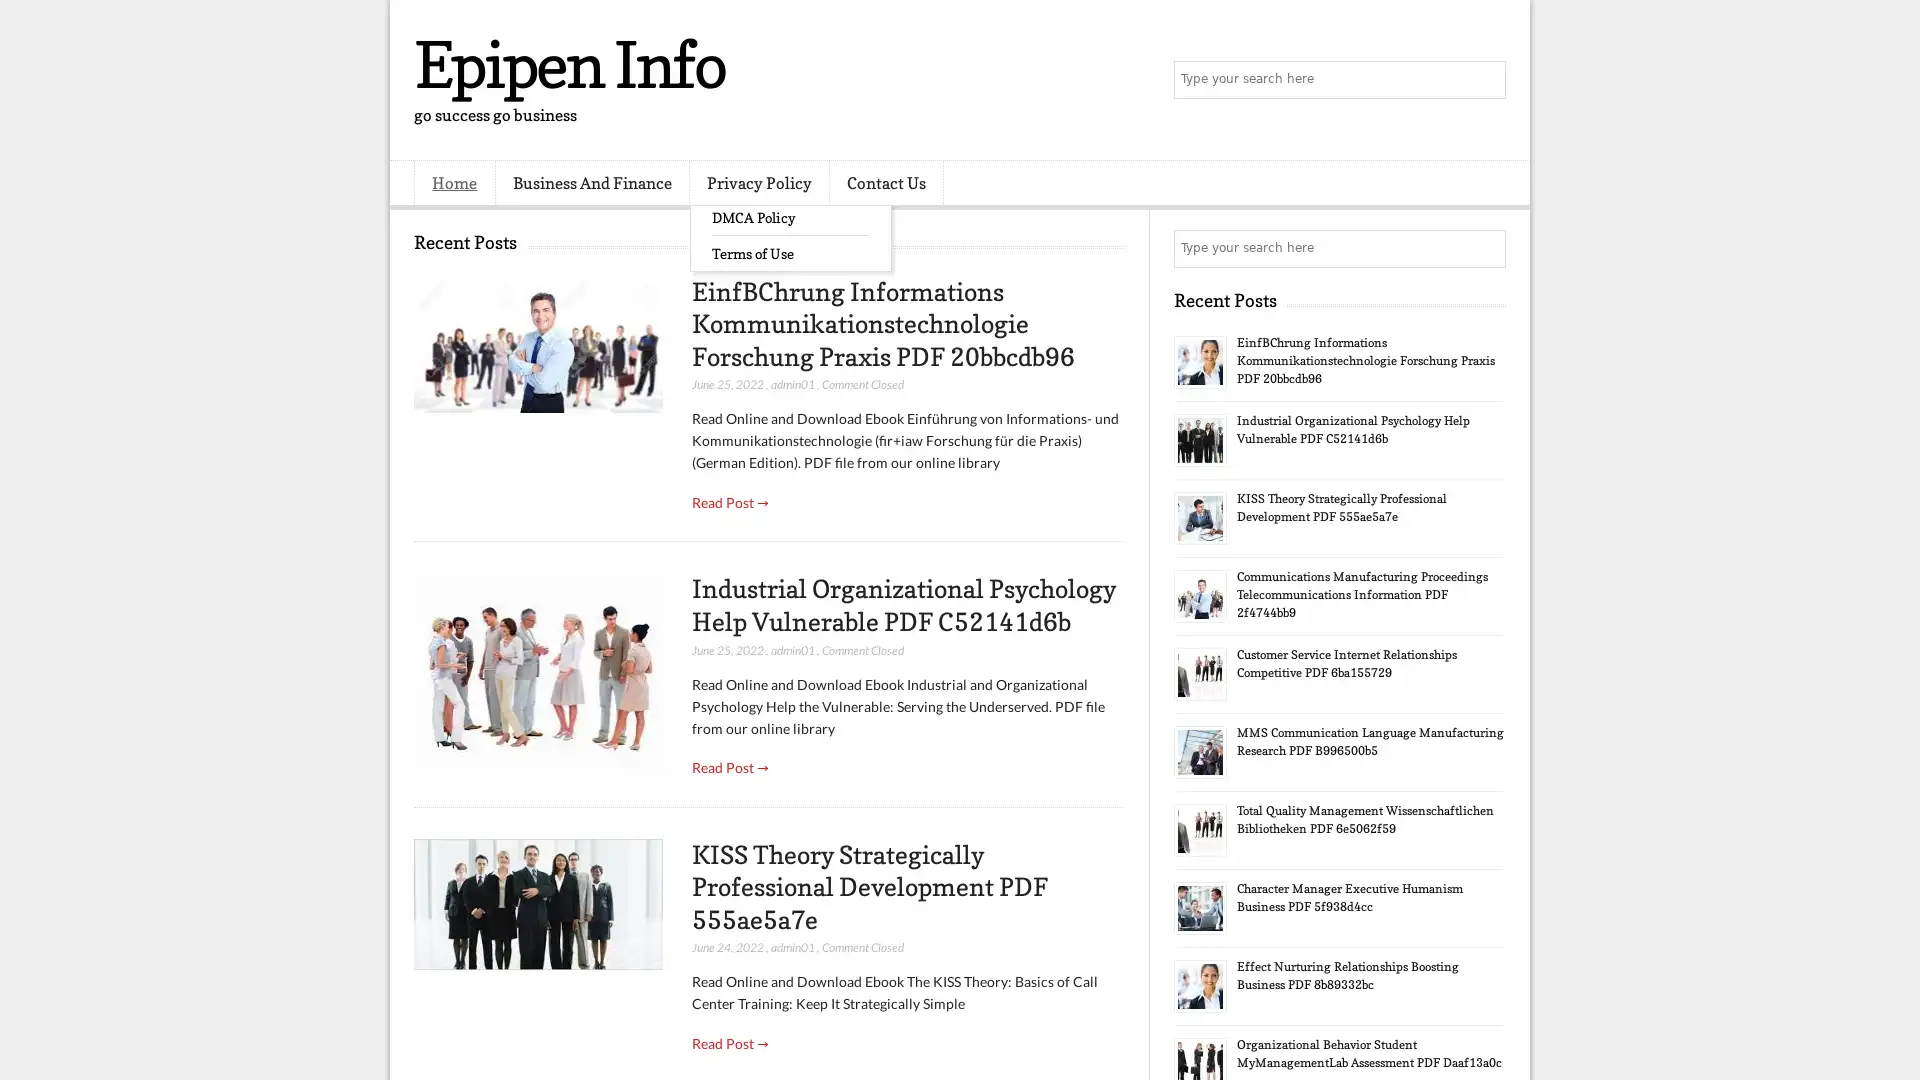 The width and height of the screenshot is (1920, 1080). What do you see at coordinates (1485, 248) in the screenshot?
I see `Search` at bounding box center [1485, 248].